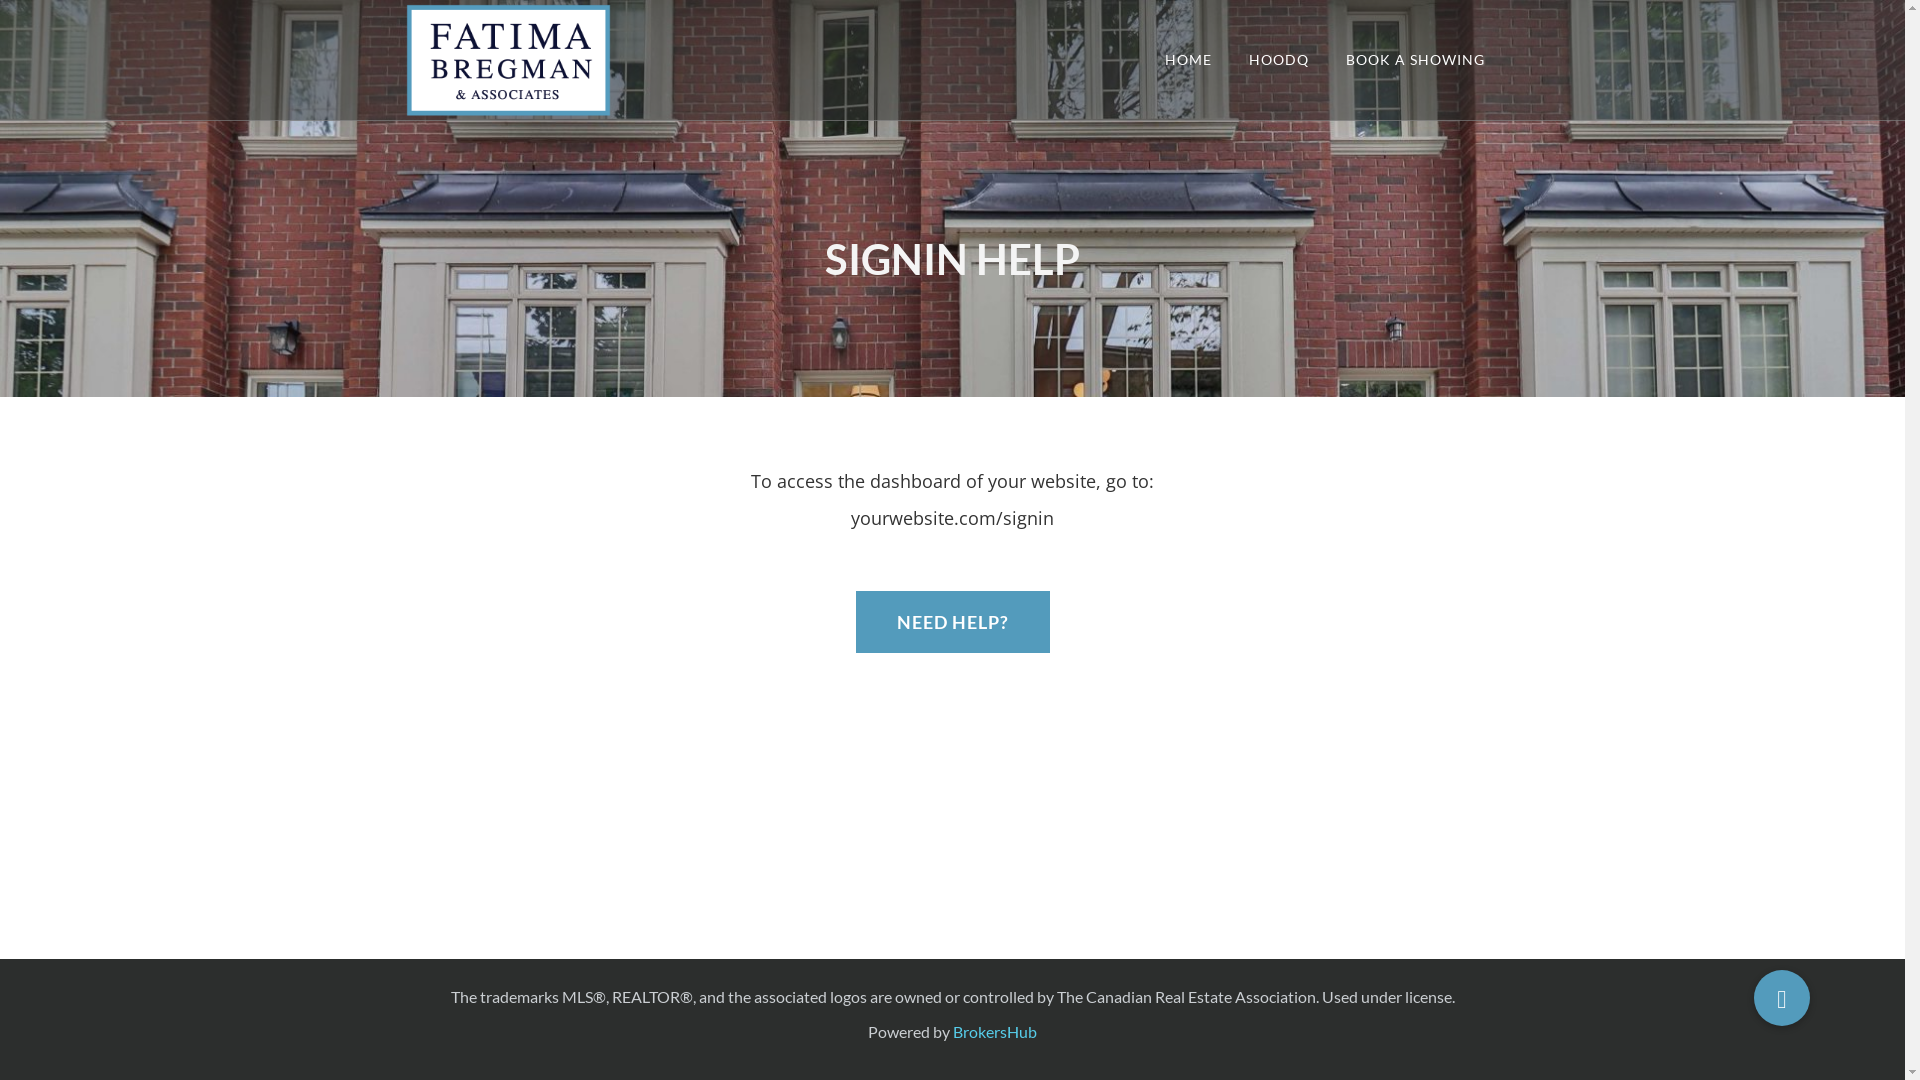 This screenshot has height=1080, width=1920. I want to click on 'NEED HELP?', so click(952, 620).